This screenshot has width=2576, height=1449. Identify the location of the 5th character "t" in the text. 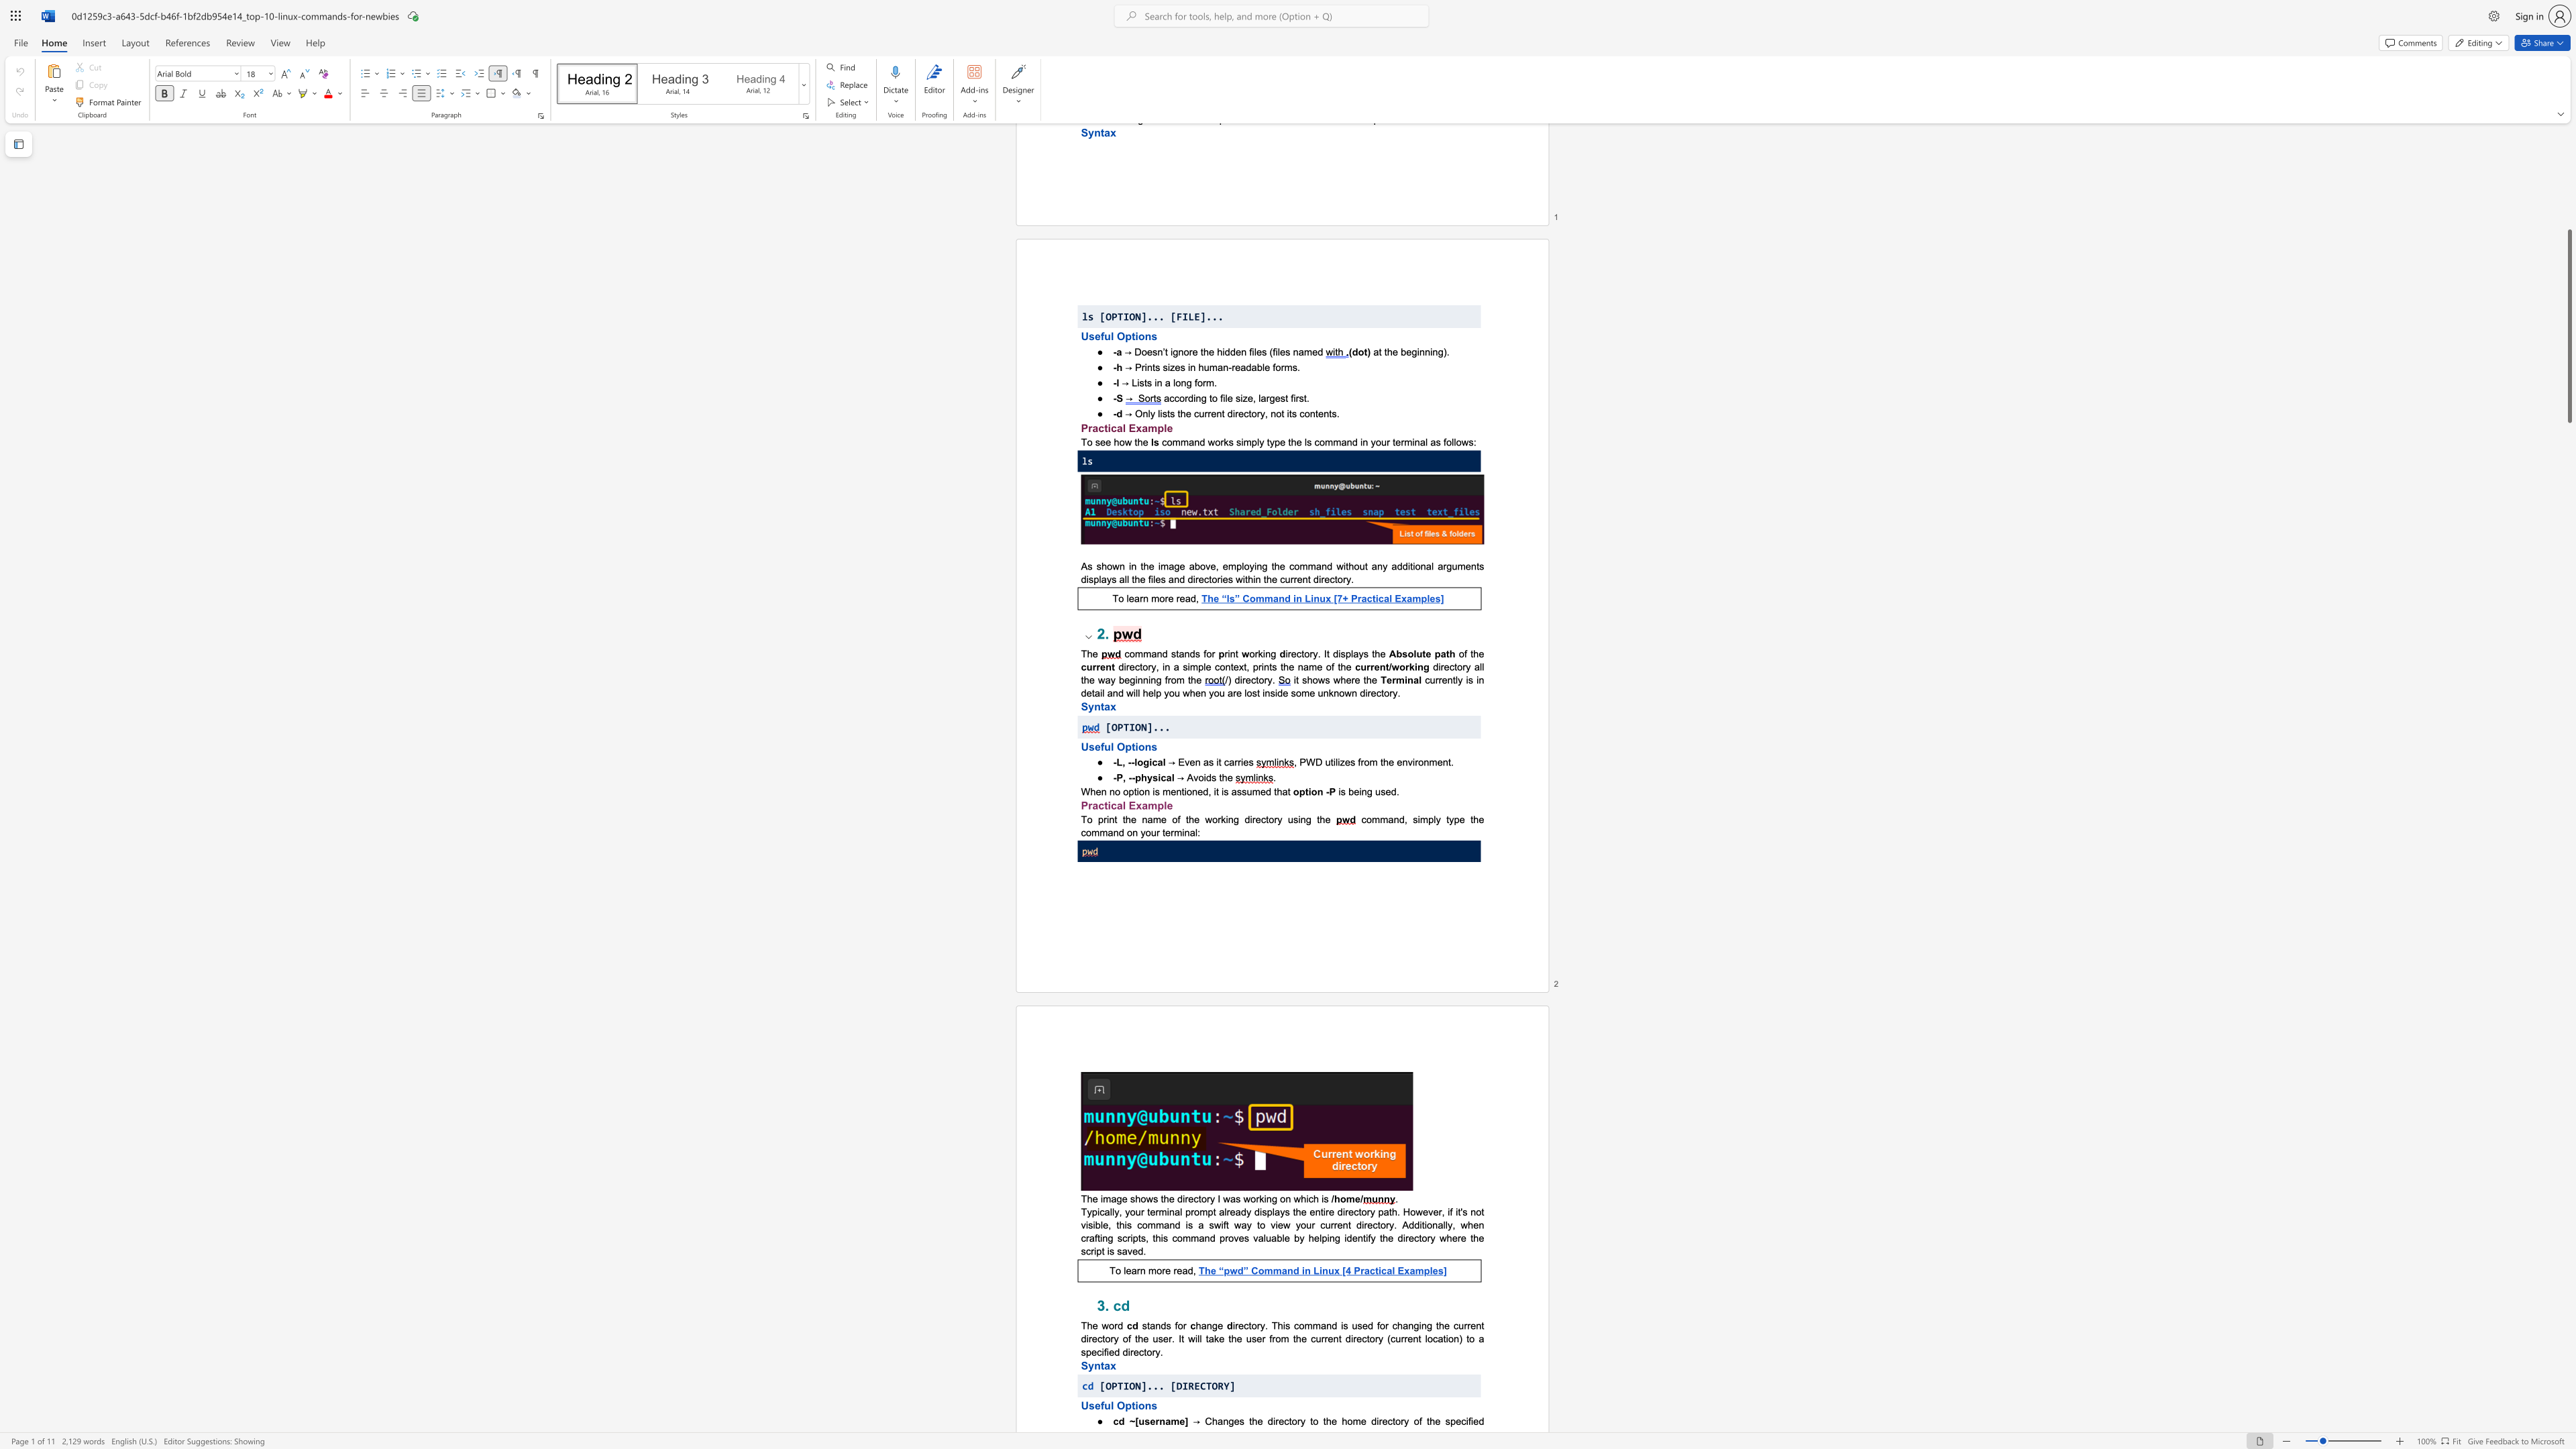
(1318, 818).